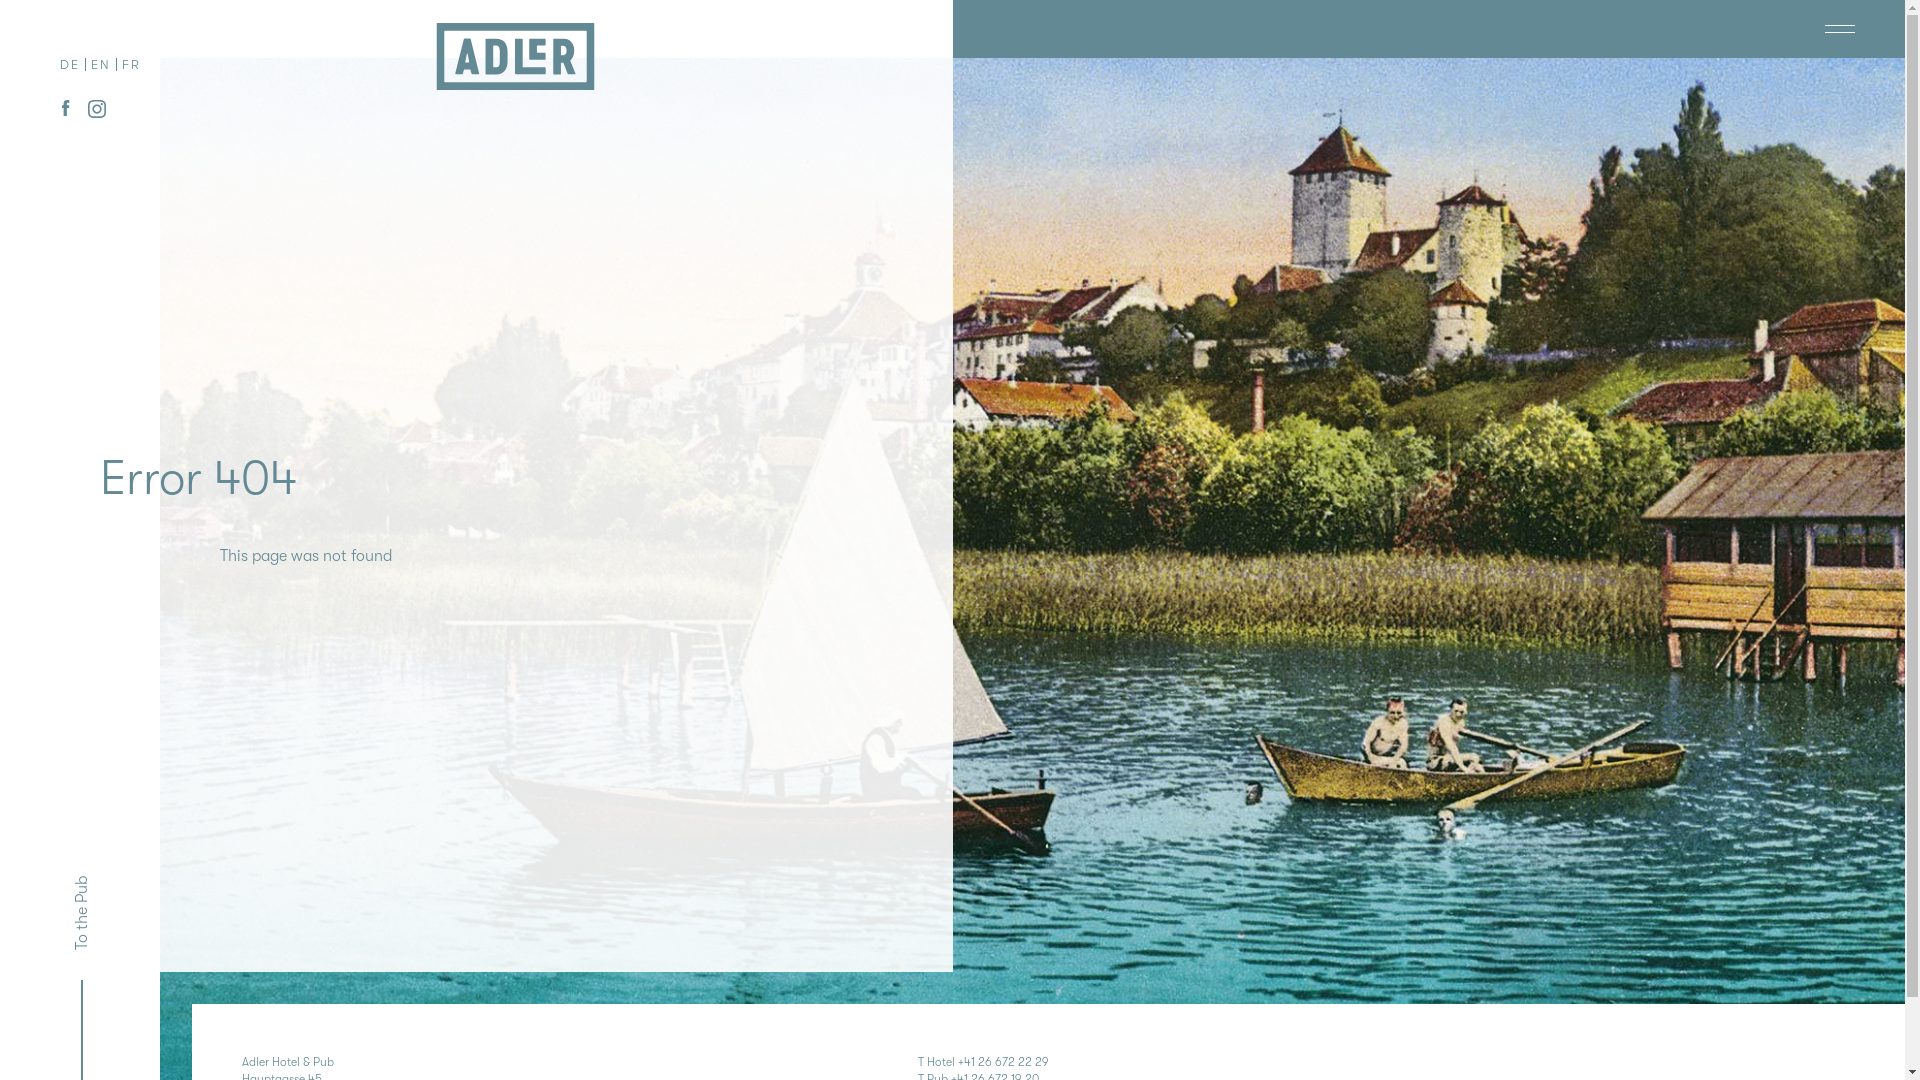  Describe the element at coordinates (1766, 29) in the screenshot. I see `'Freiburger Falle'` at that location.